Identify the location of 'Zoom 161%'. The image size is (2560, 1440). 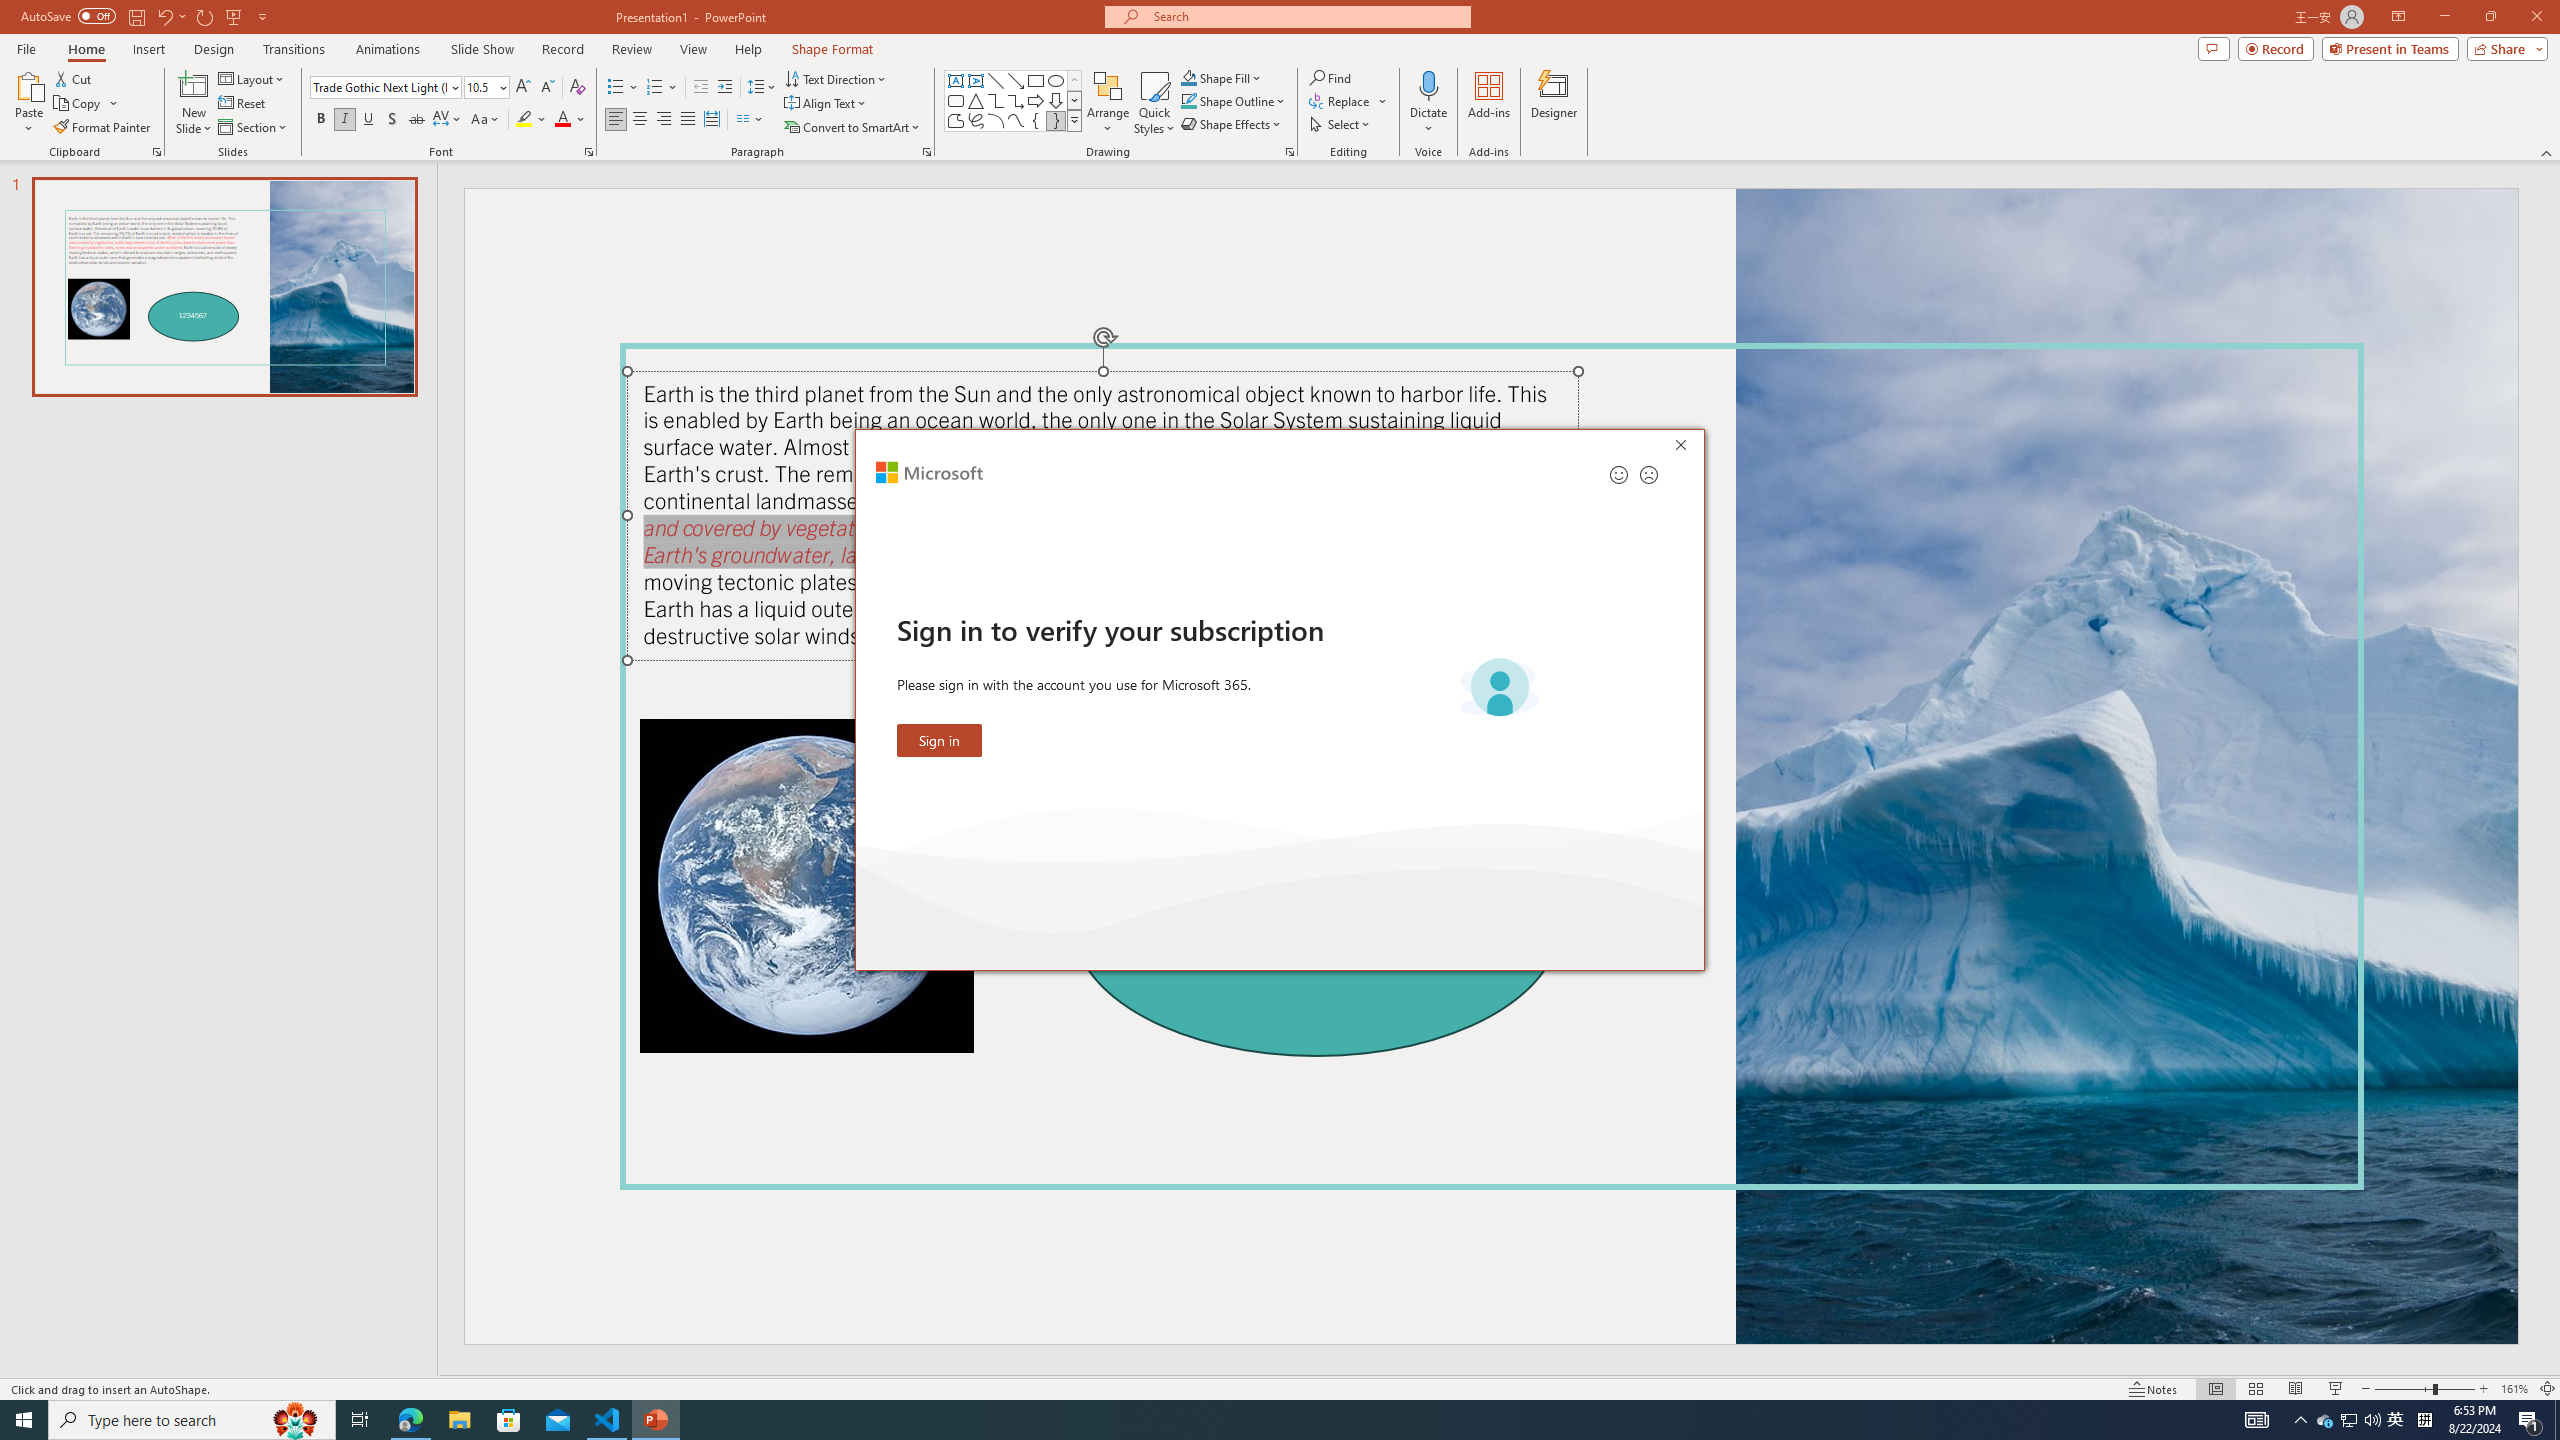
(2515, 1389).